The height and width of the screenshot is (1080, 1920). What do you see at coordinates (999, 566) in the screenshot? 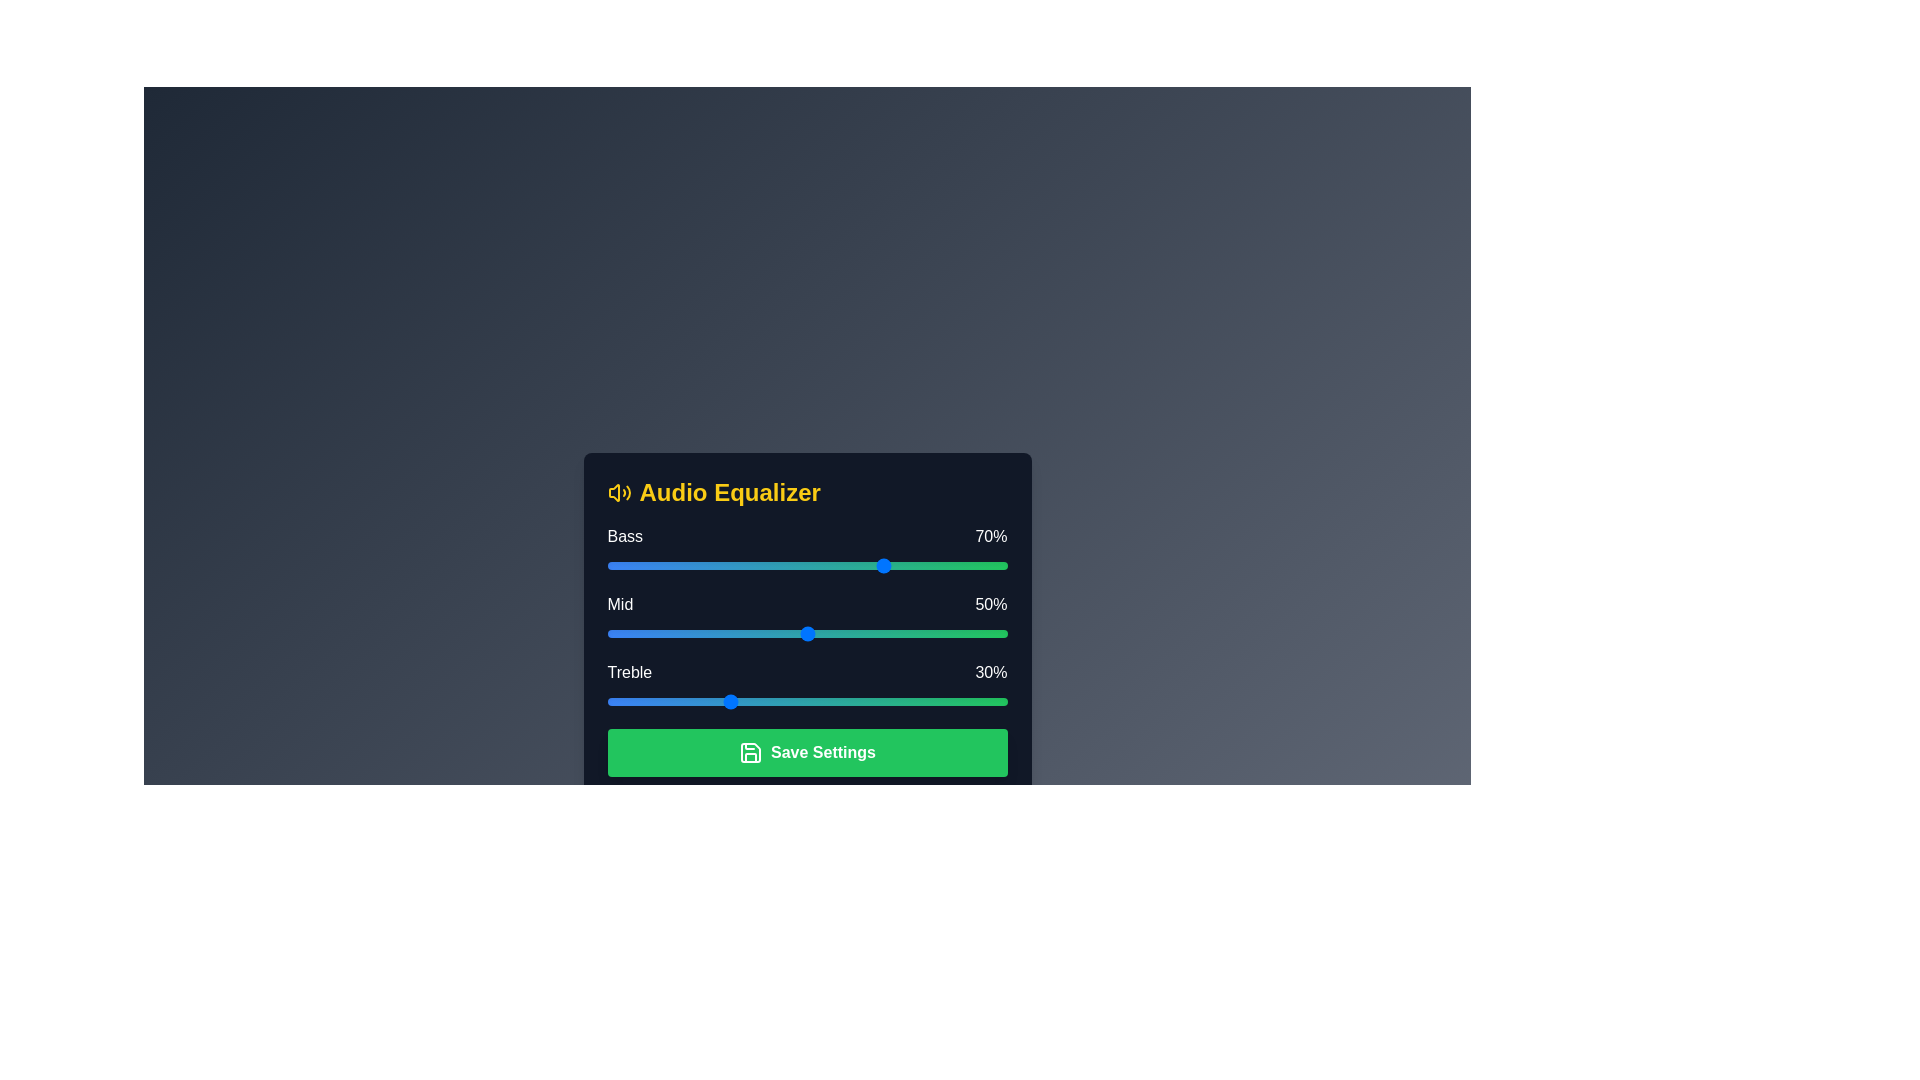
I see `the 0 slider to 98% and observe the visual feedback` at bounding box center [999, 566].